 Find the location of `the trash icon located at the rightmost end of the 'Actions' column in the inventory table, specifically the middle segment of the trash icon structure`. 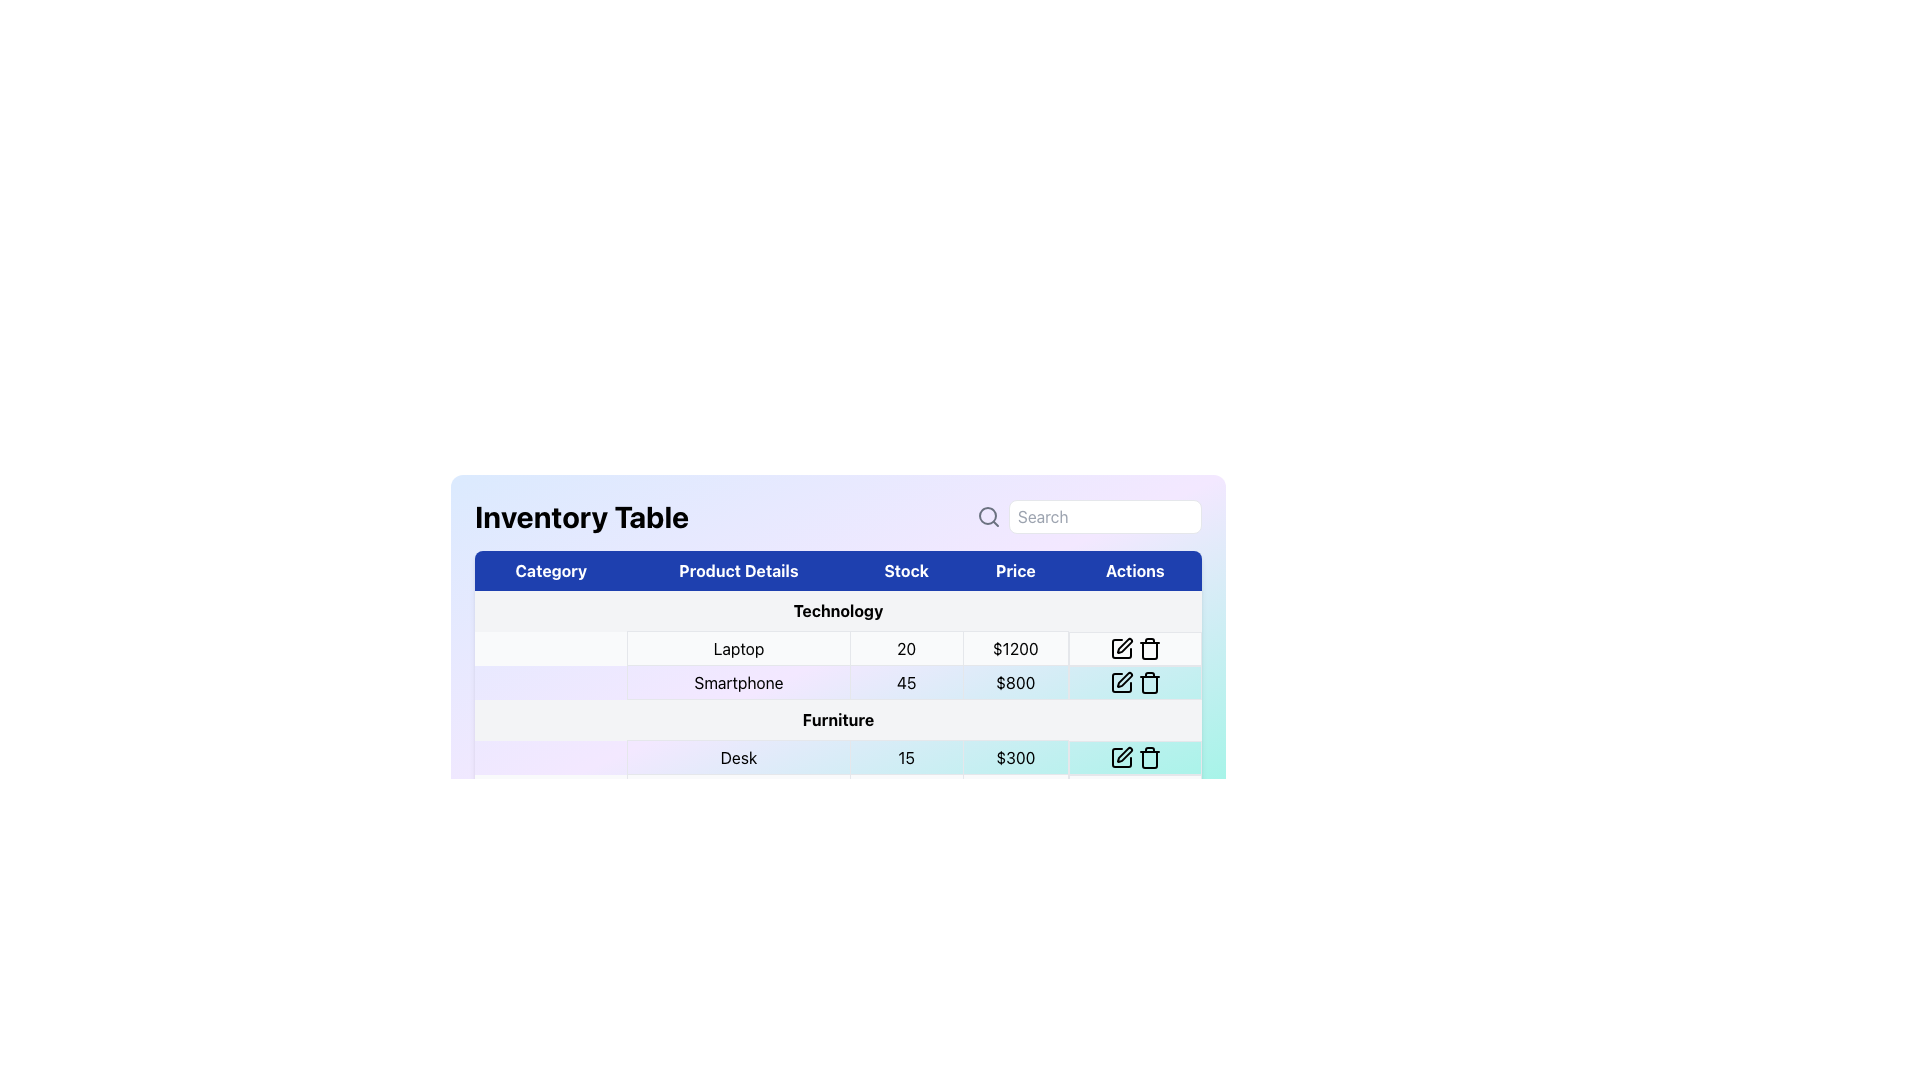

the trash icon located at the rightmost end of the 'Actions' column in the inventory table, specifically the middle segment of the trash icon structure is located at coordinates (1149, 759).